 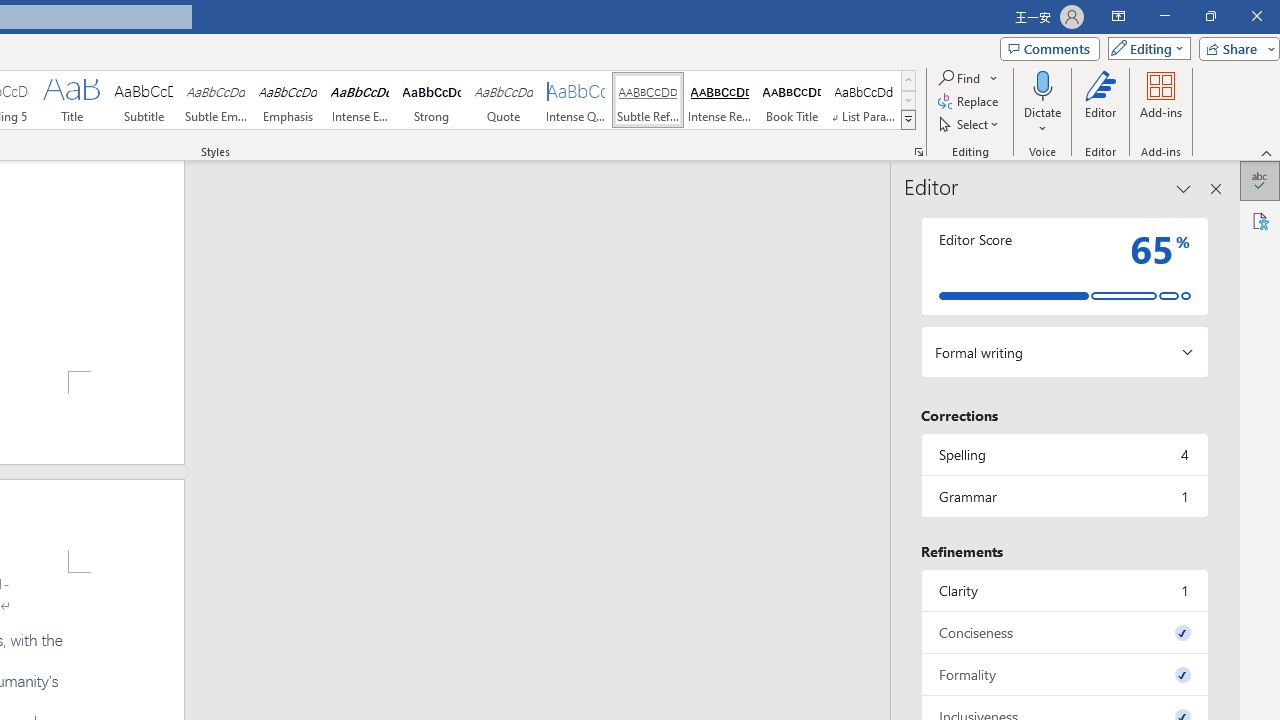 What do you see at coordinates (1063, 632) in the screenshot?
I see `'Conciseness, 0 issues. Press space or enter to review items.'` at bounding box center [1063, 632].